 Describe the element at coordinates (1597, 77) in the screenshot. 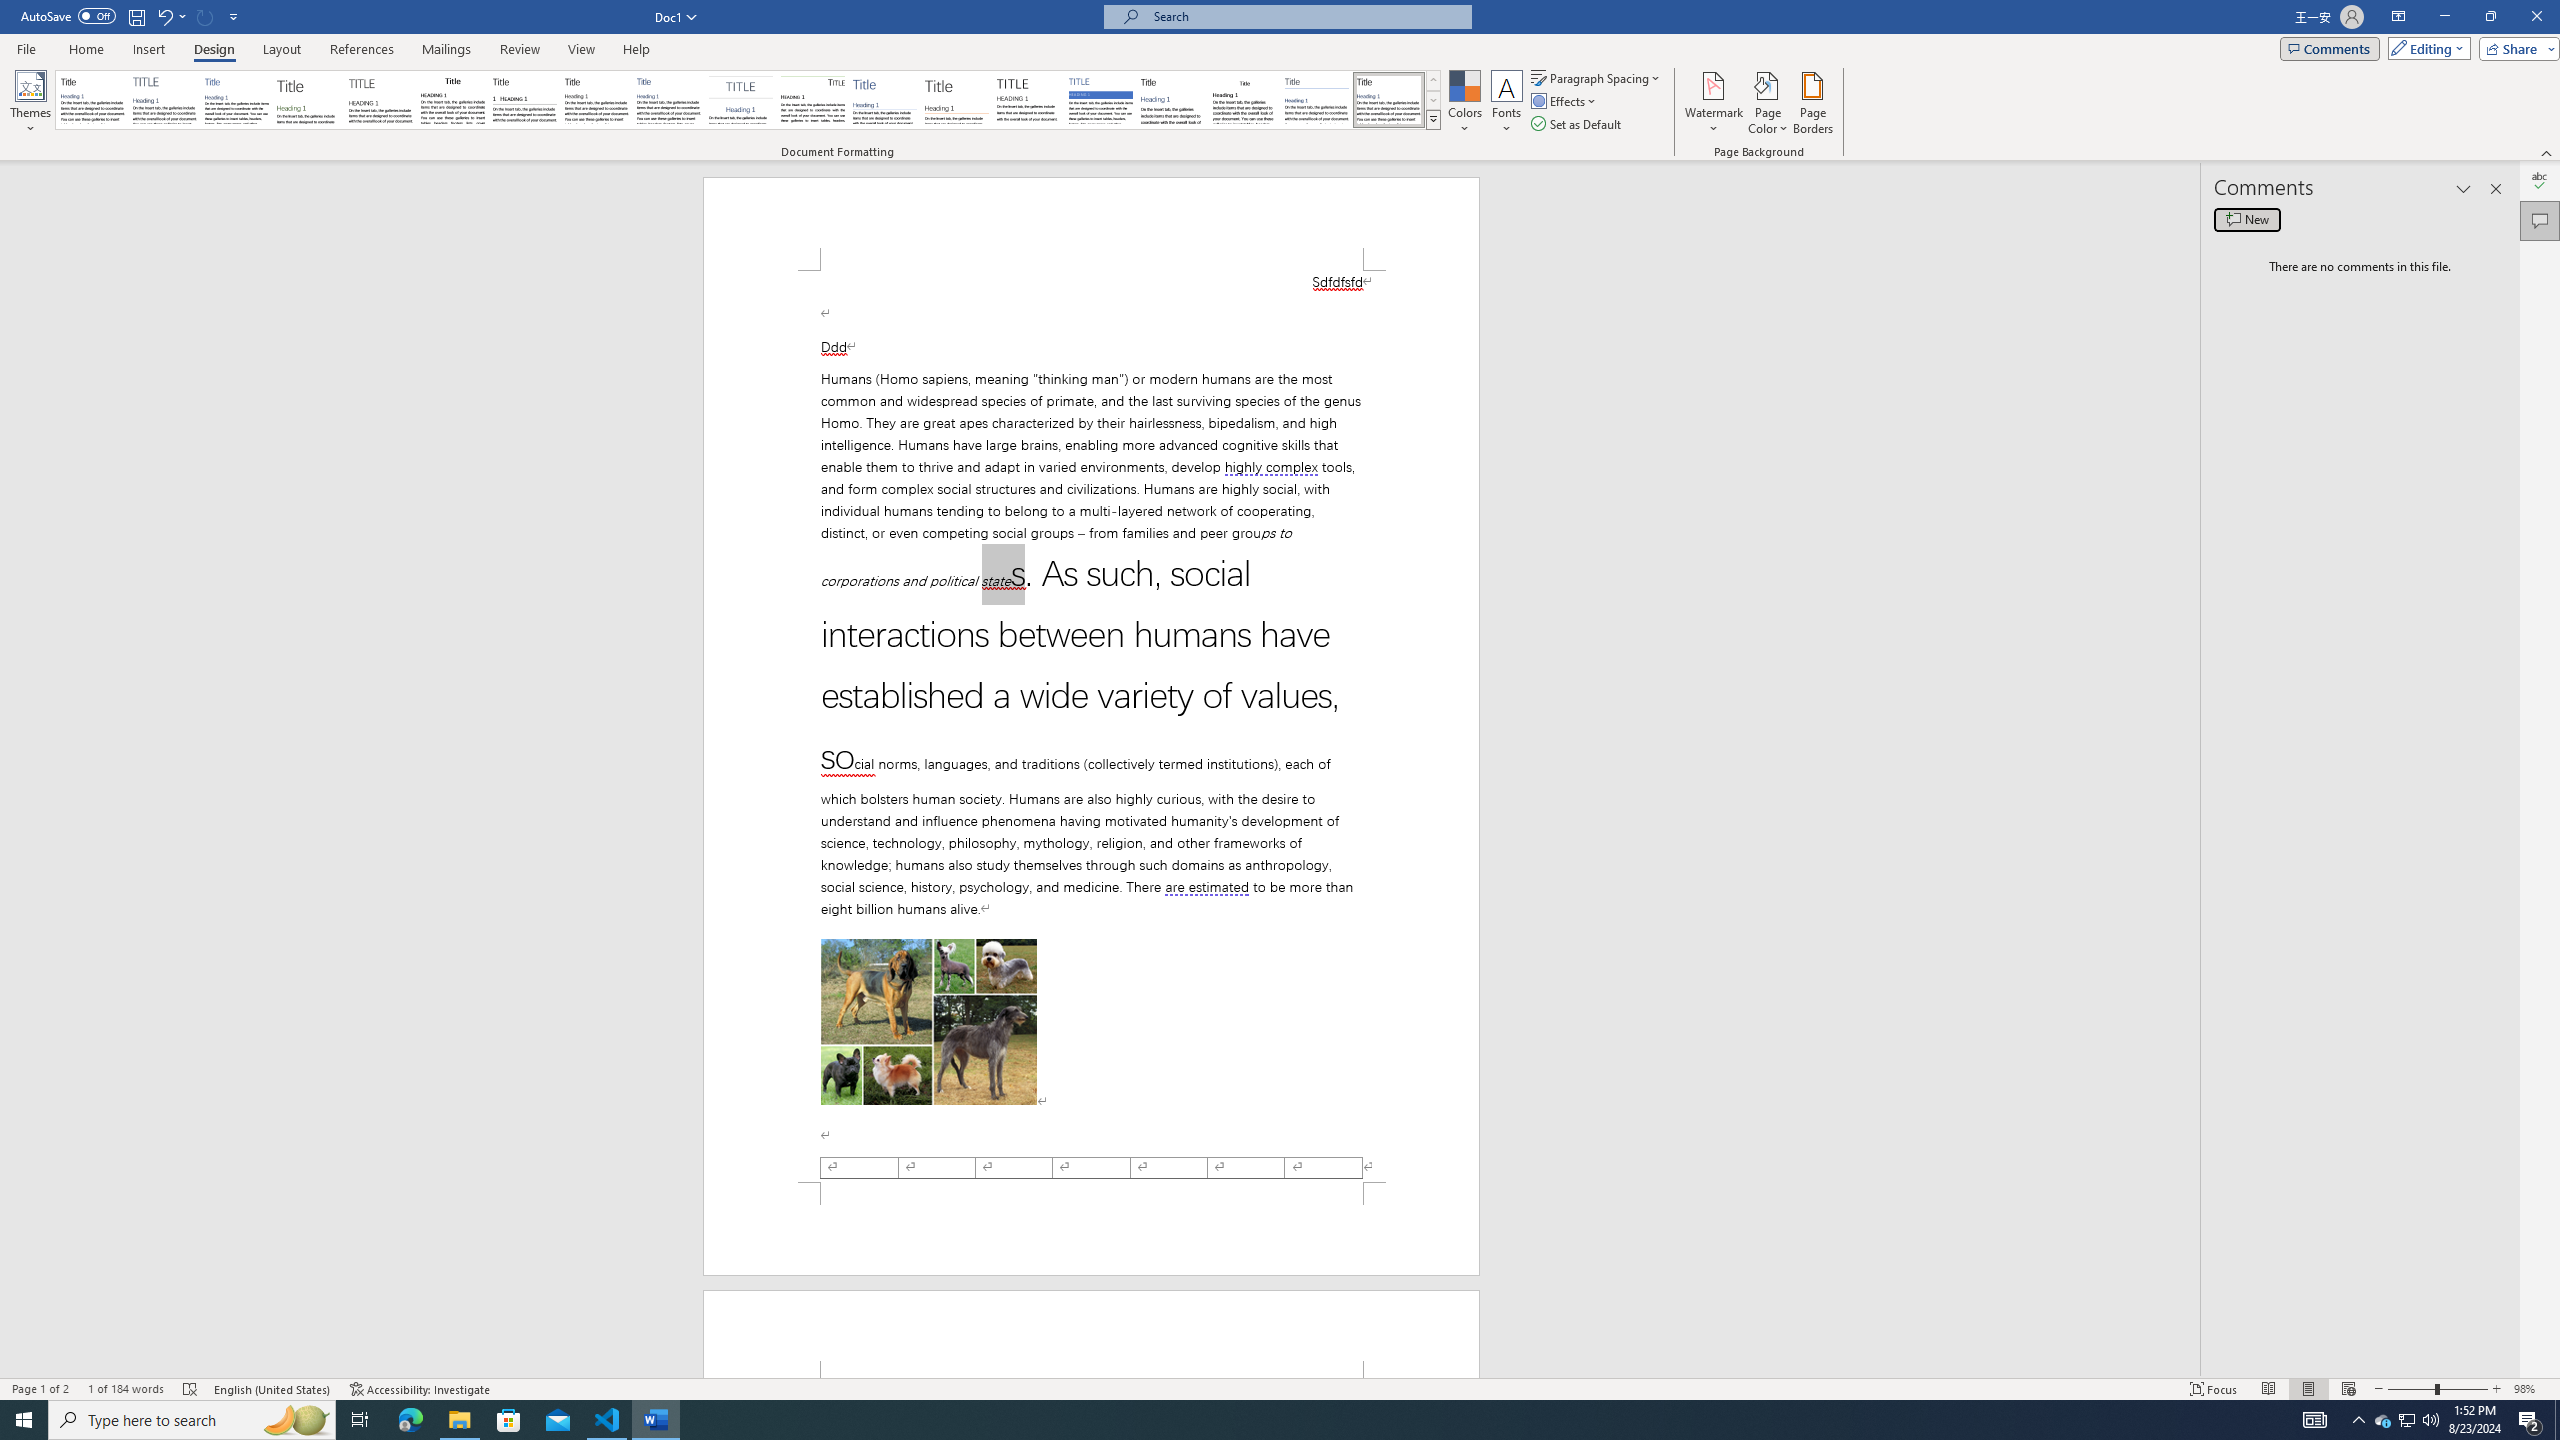

I see `'Paragraph Spacing'` at that location.